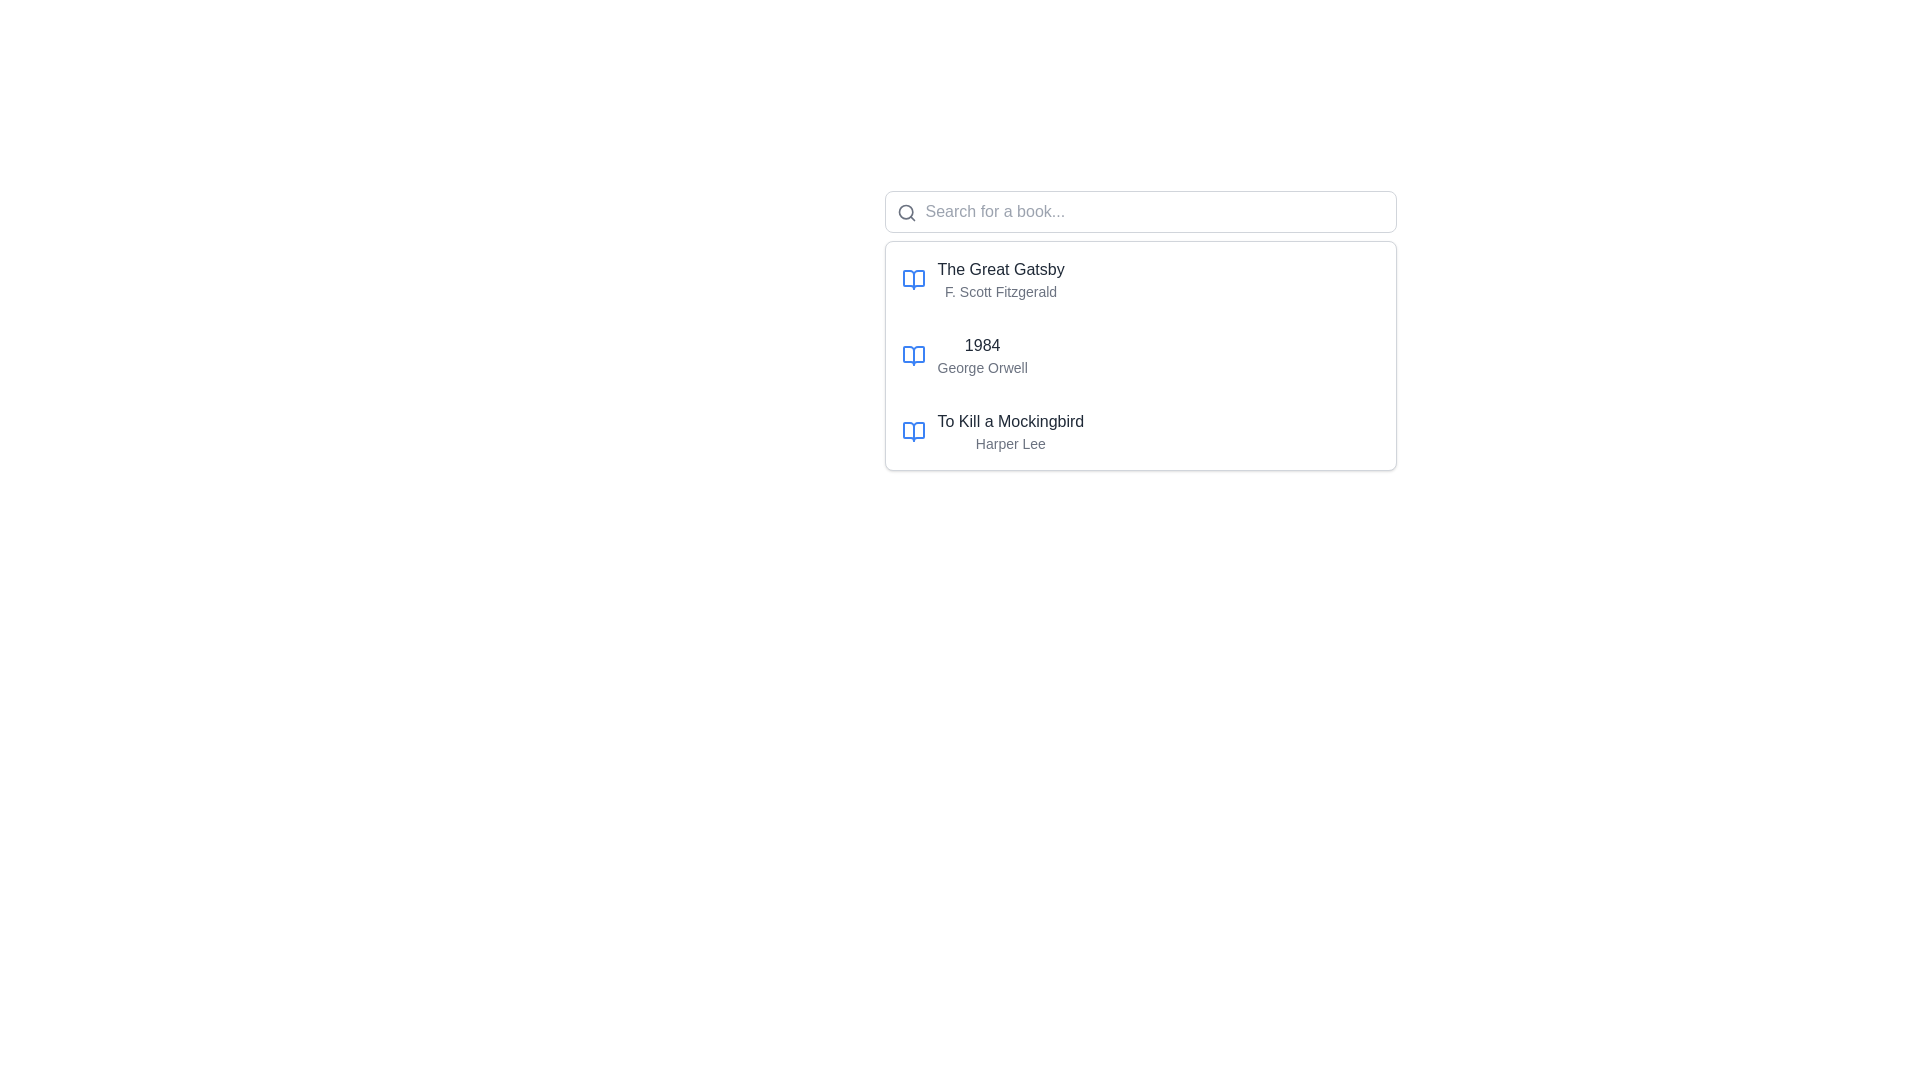 This screenshot has width=1920, height=1080. I want to click on the text block displaying the title 'To Kill a Mockingbird' and author 'Harper Lee', which is the third item in a vertical list aligned to the left, so click(1010, 431).